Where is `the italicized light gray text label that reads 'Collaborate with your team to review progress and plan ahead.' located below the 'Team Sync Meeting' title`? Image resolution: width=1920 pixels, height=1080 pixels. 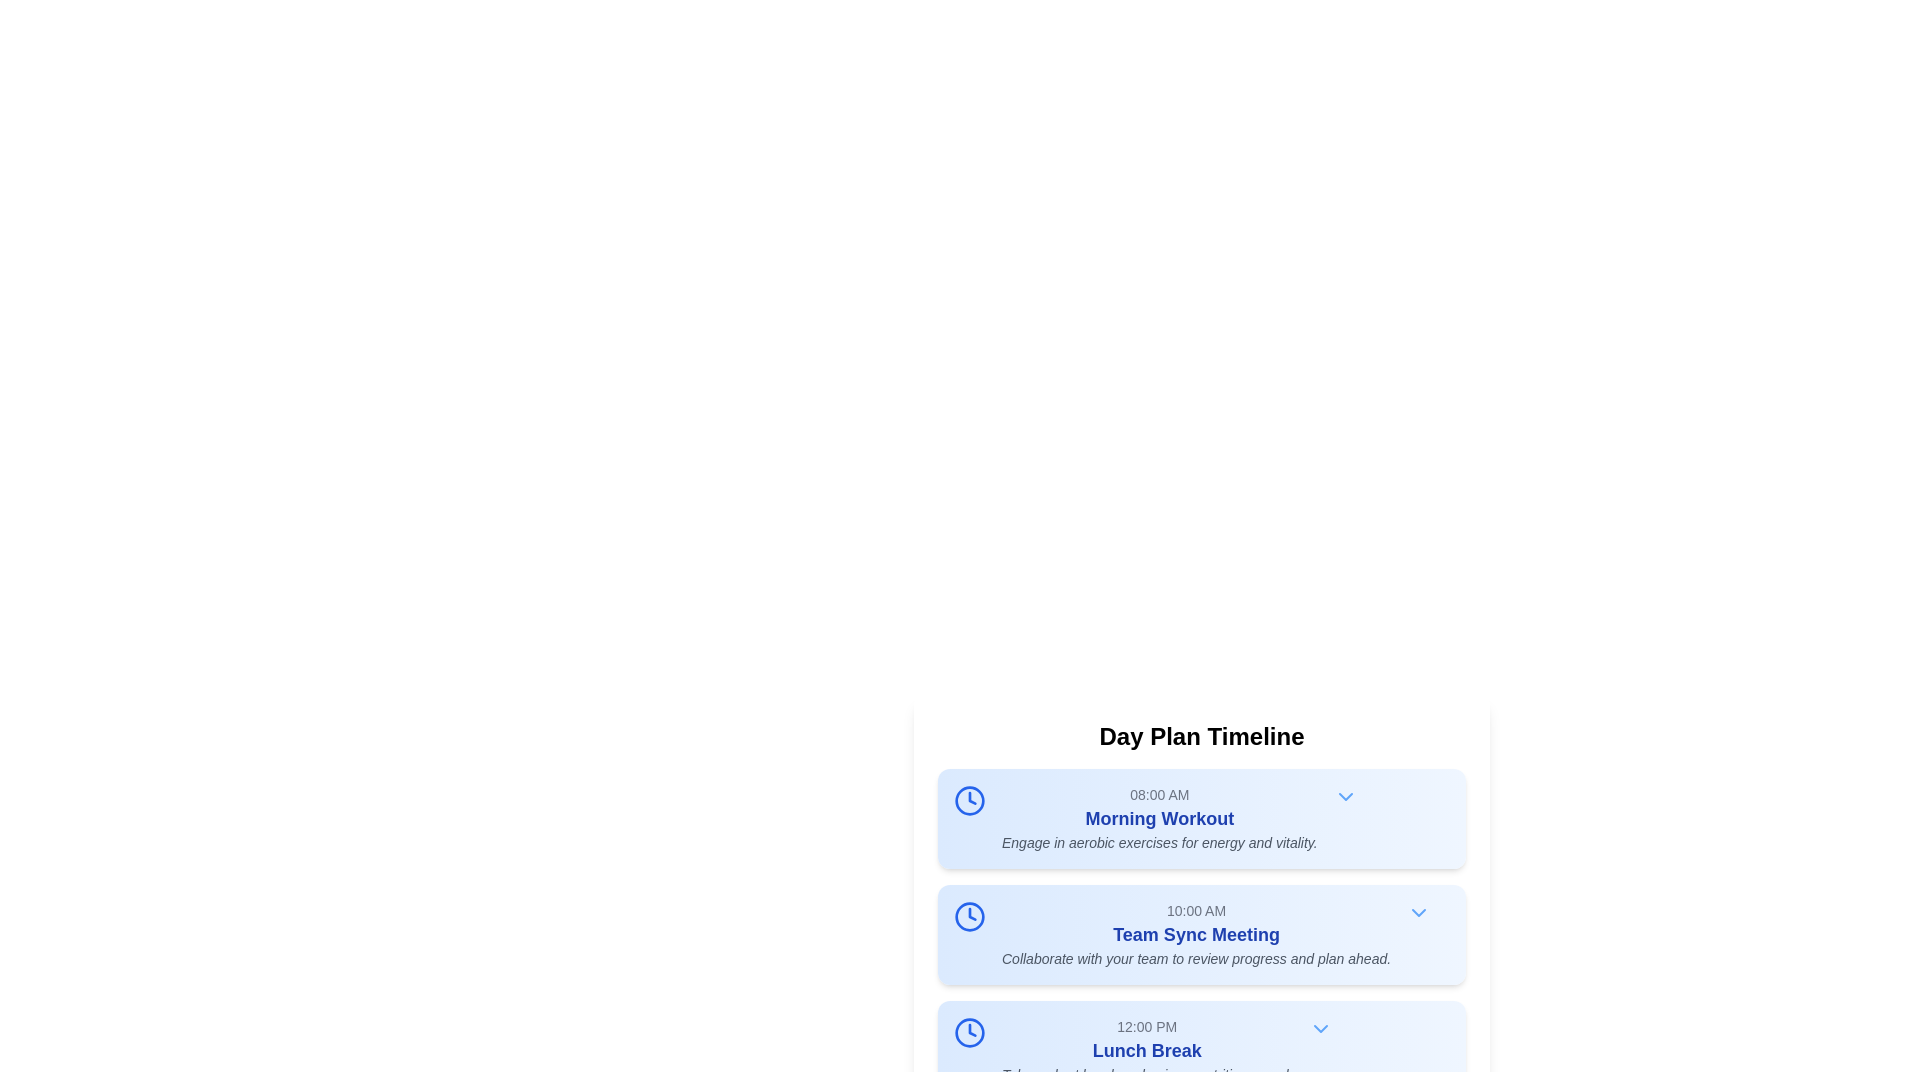 the italicized light gray text label that reads 'Collaborate with your team to review progress and plan ahead.' located below the 'Team Sync Meeting' title is located at coordinates (1196, 958).